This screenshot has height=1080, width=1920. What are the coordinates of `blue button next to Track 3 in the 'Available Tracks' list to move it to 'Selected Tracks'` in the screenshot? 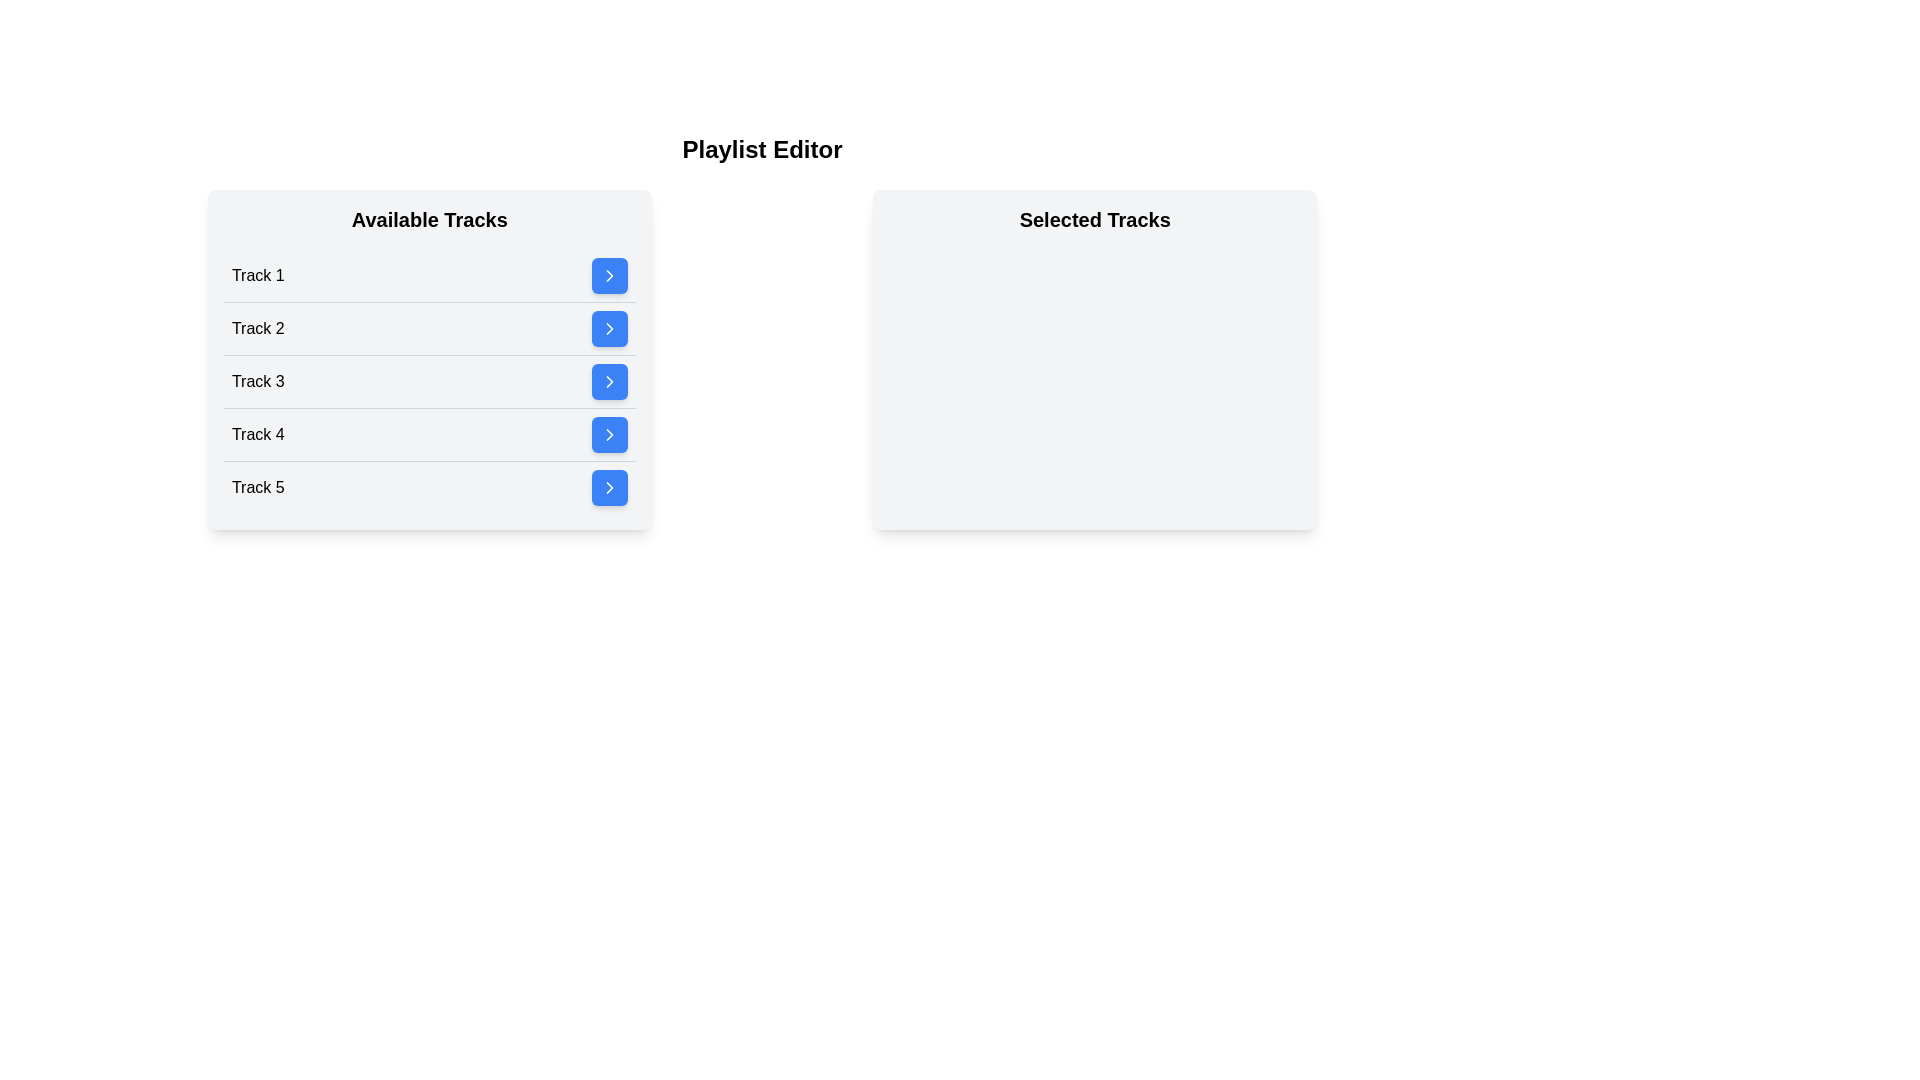 It's located at (608, 381).